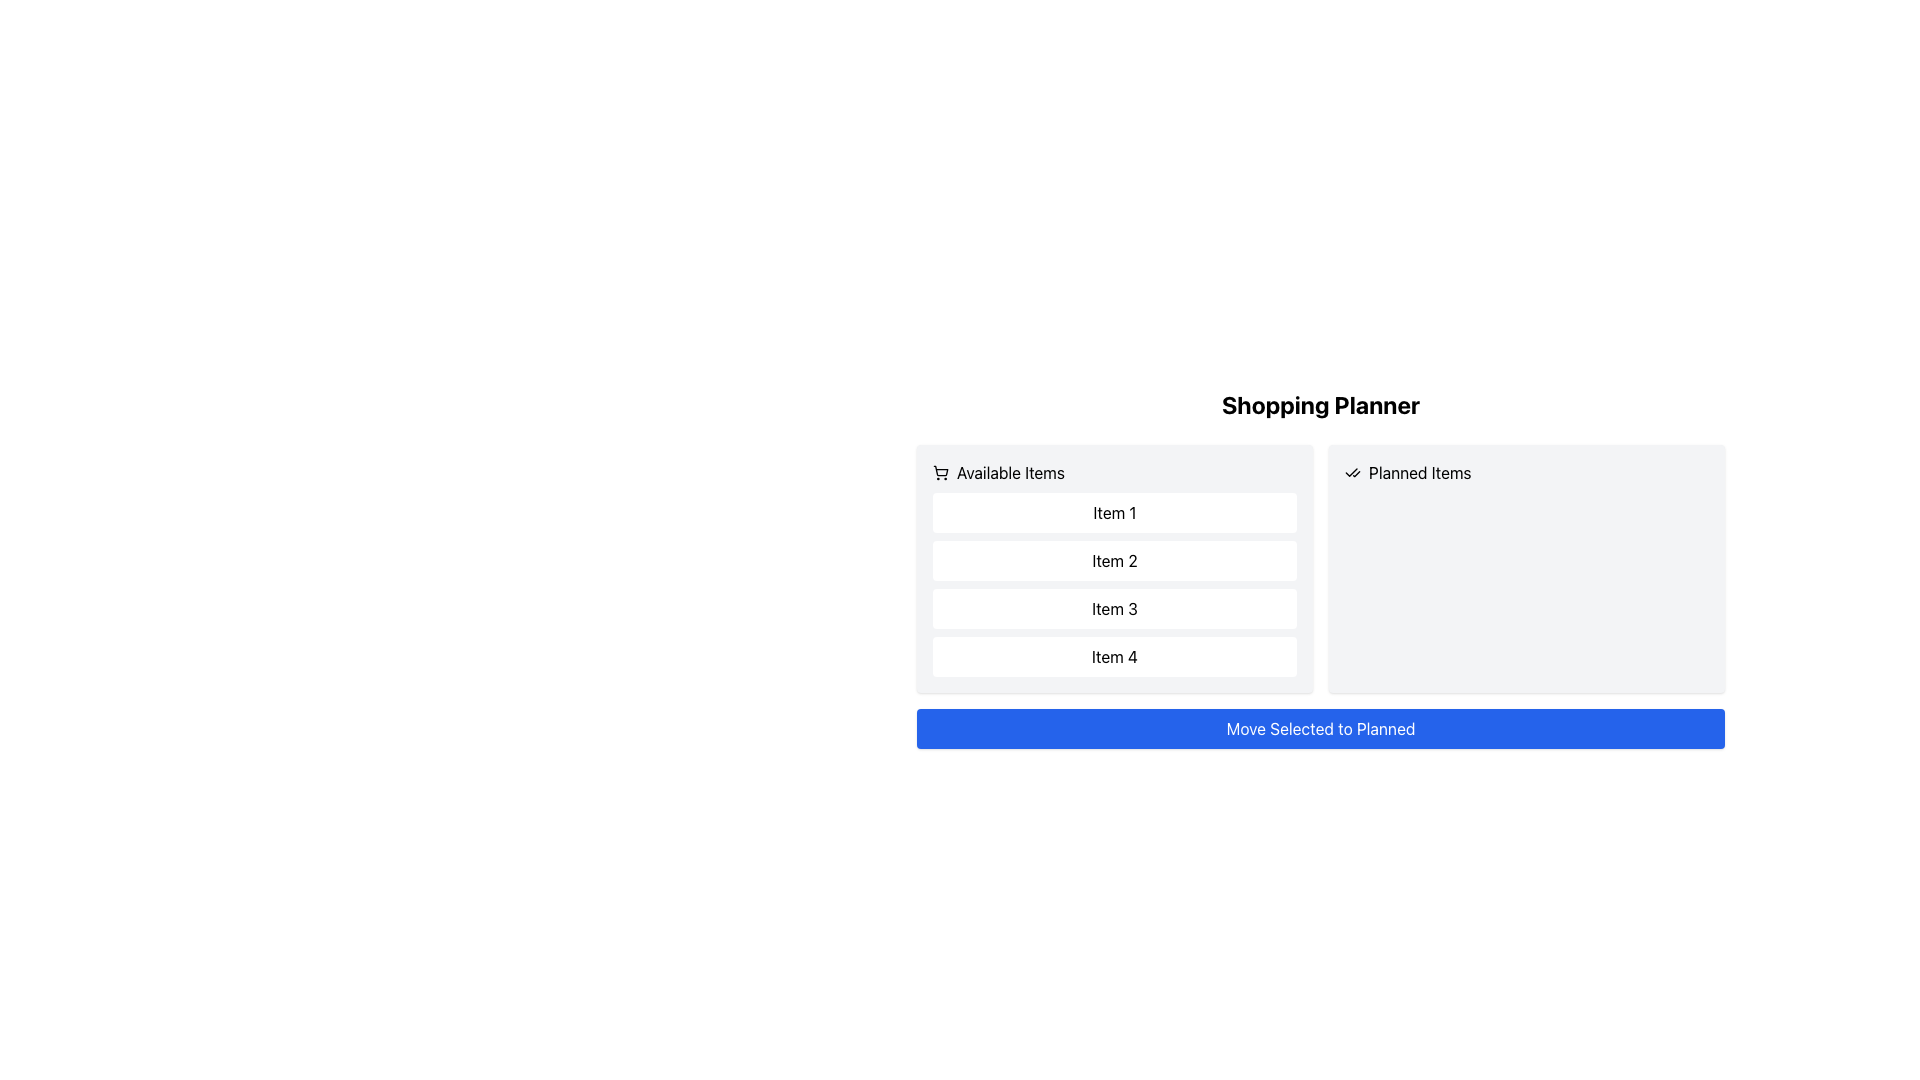 The height and width of the screenshot is (1080, 1920). I want to click on the 'Shopping Planner' title text label, which is located at the top-center of the layout, above other elements, so click(1320, 405).